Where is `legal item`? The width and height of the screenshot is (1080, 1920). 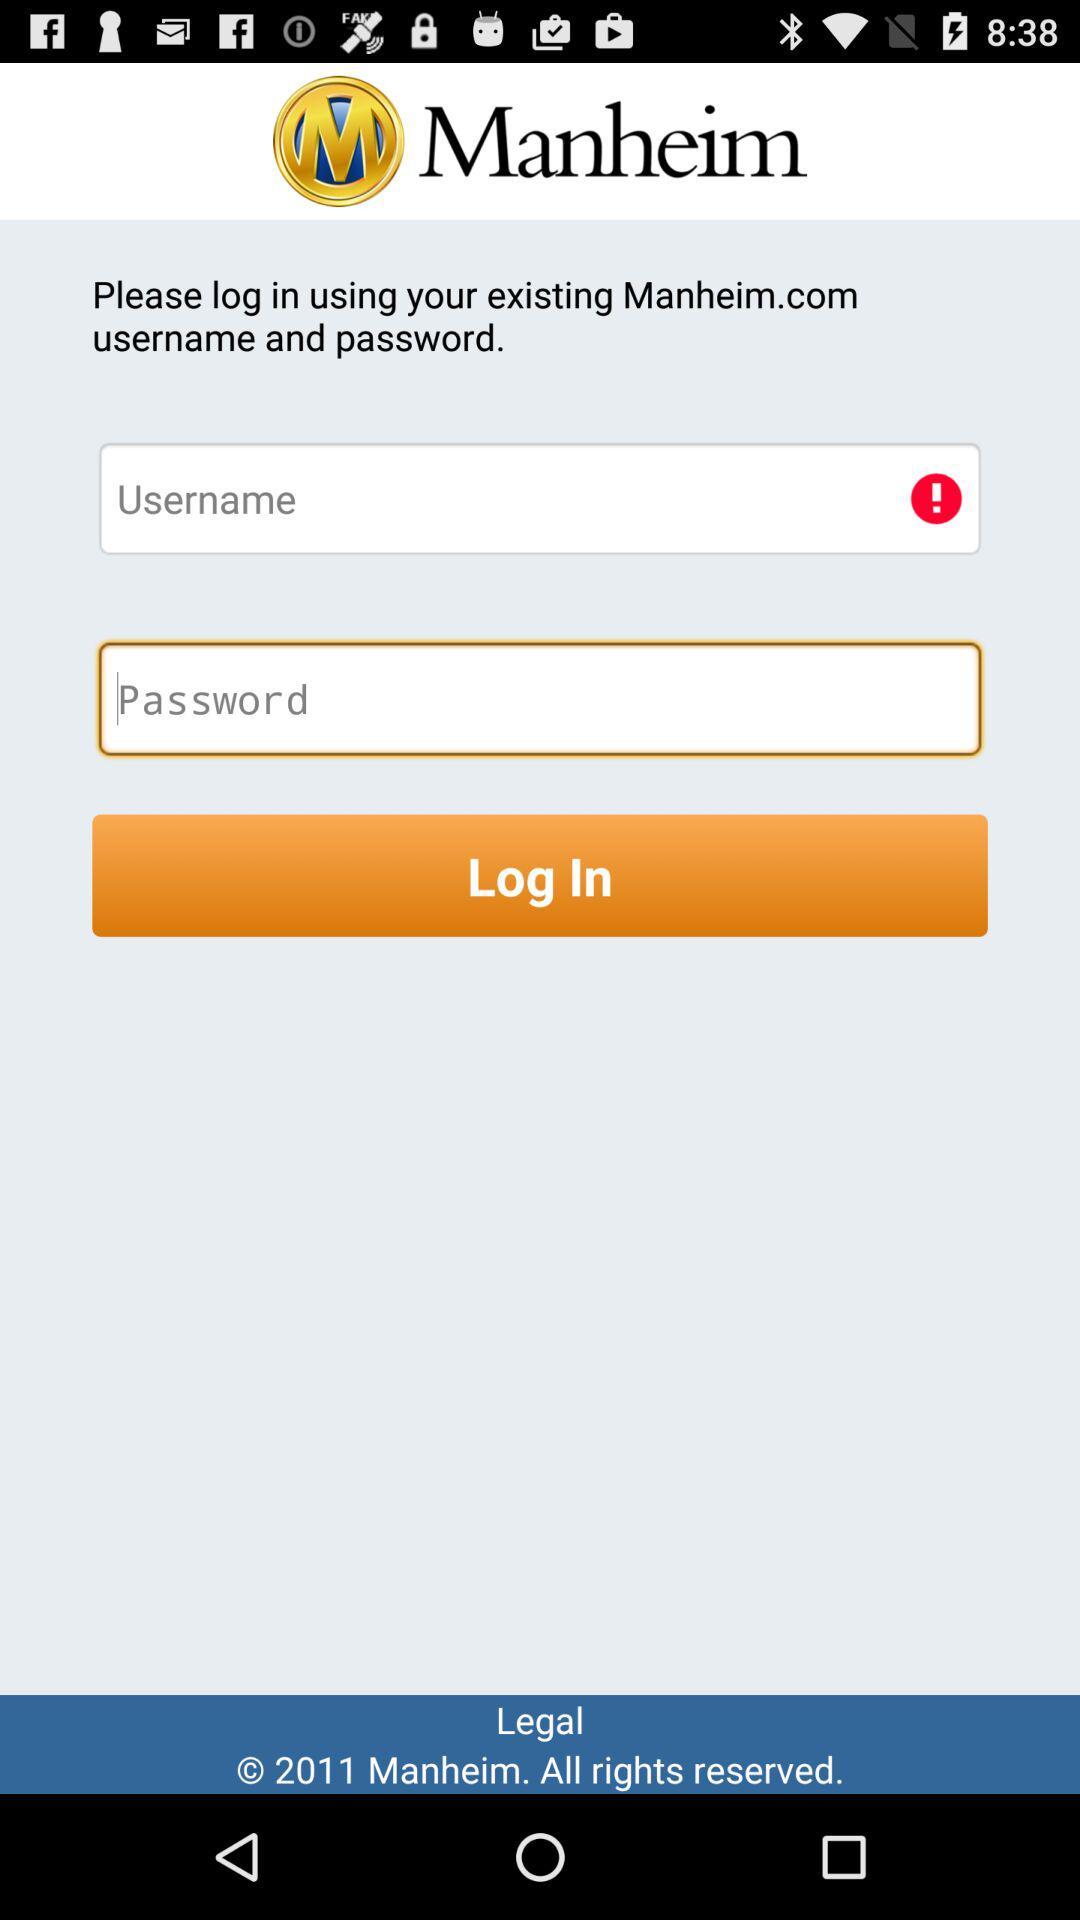 legal item is located at coordinates (540, 1718).